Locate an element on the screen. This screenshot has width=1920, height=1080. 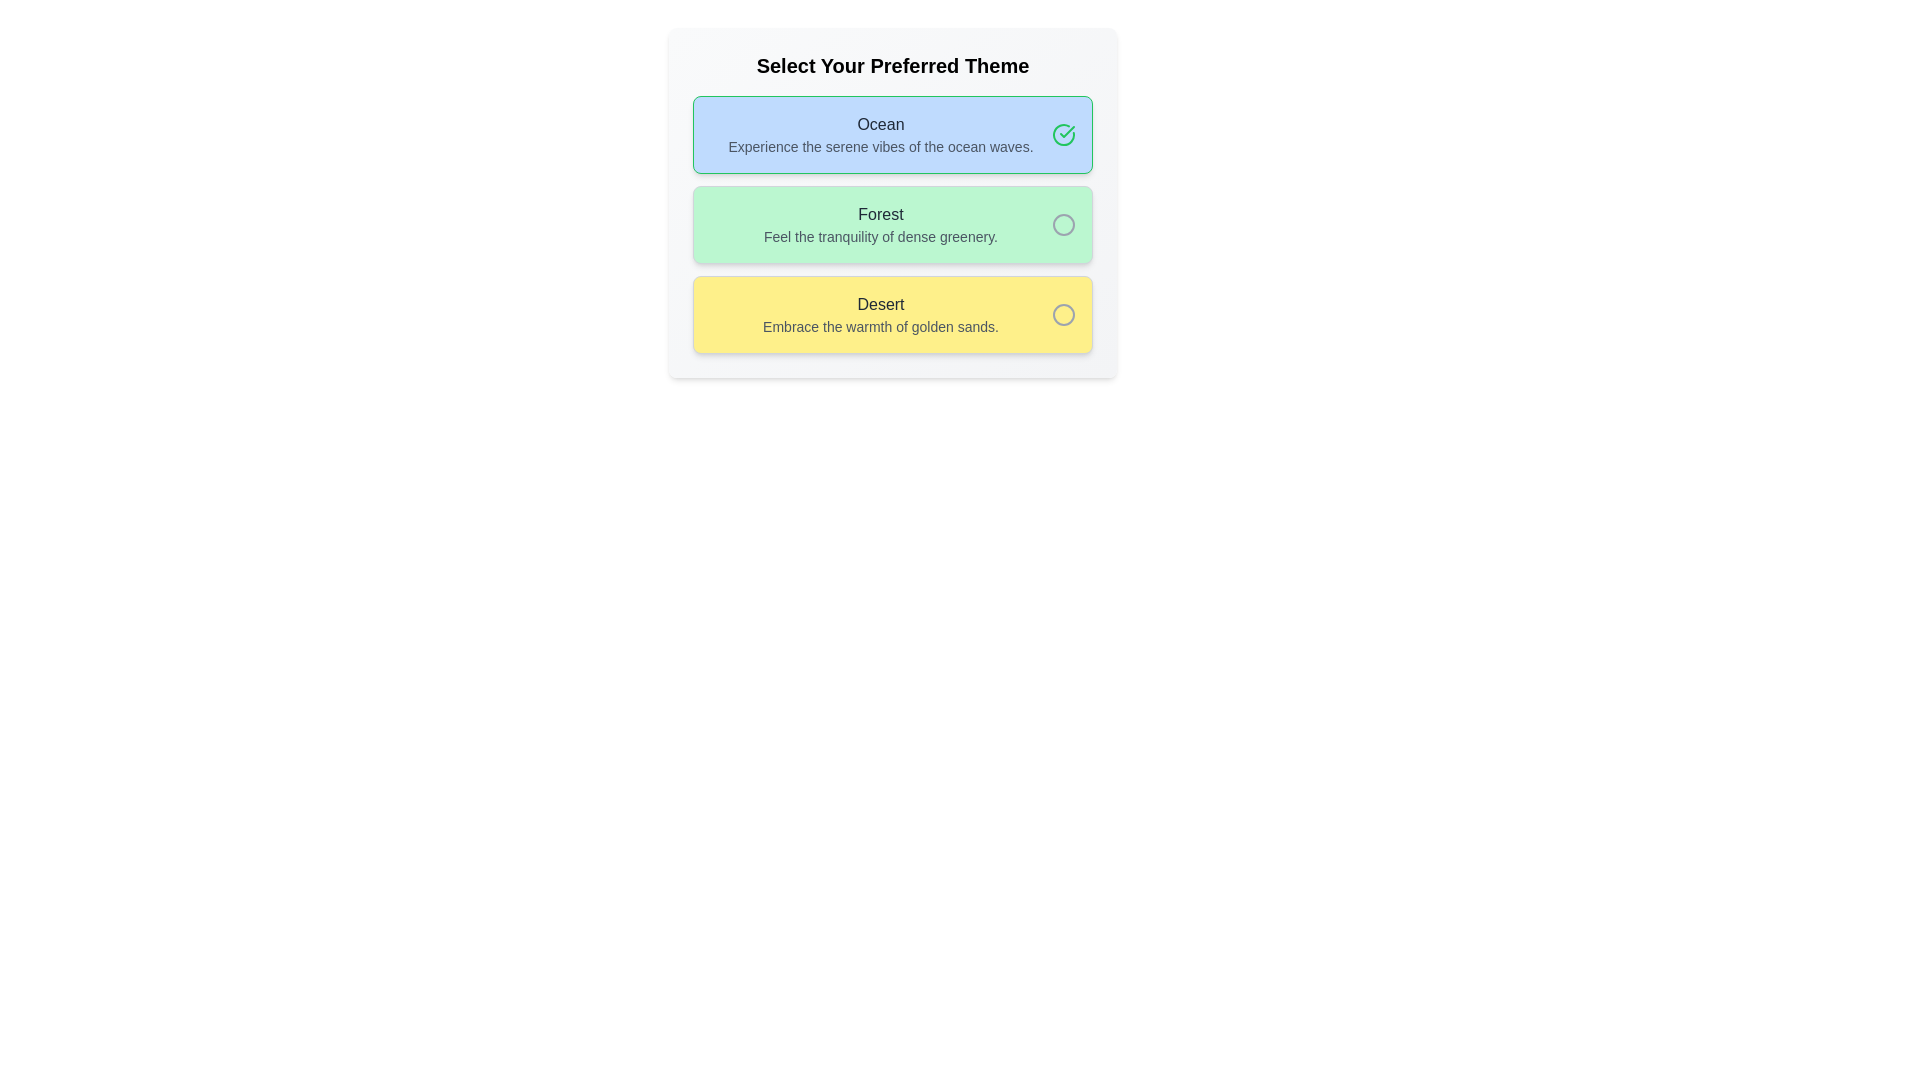
the text label at the top of the yellow highlighted card, which serves as the title for its selection option is located at coordinates (880, 304).